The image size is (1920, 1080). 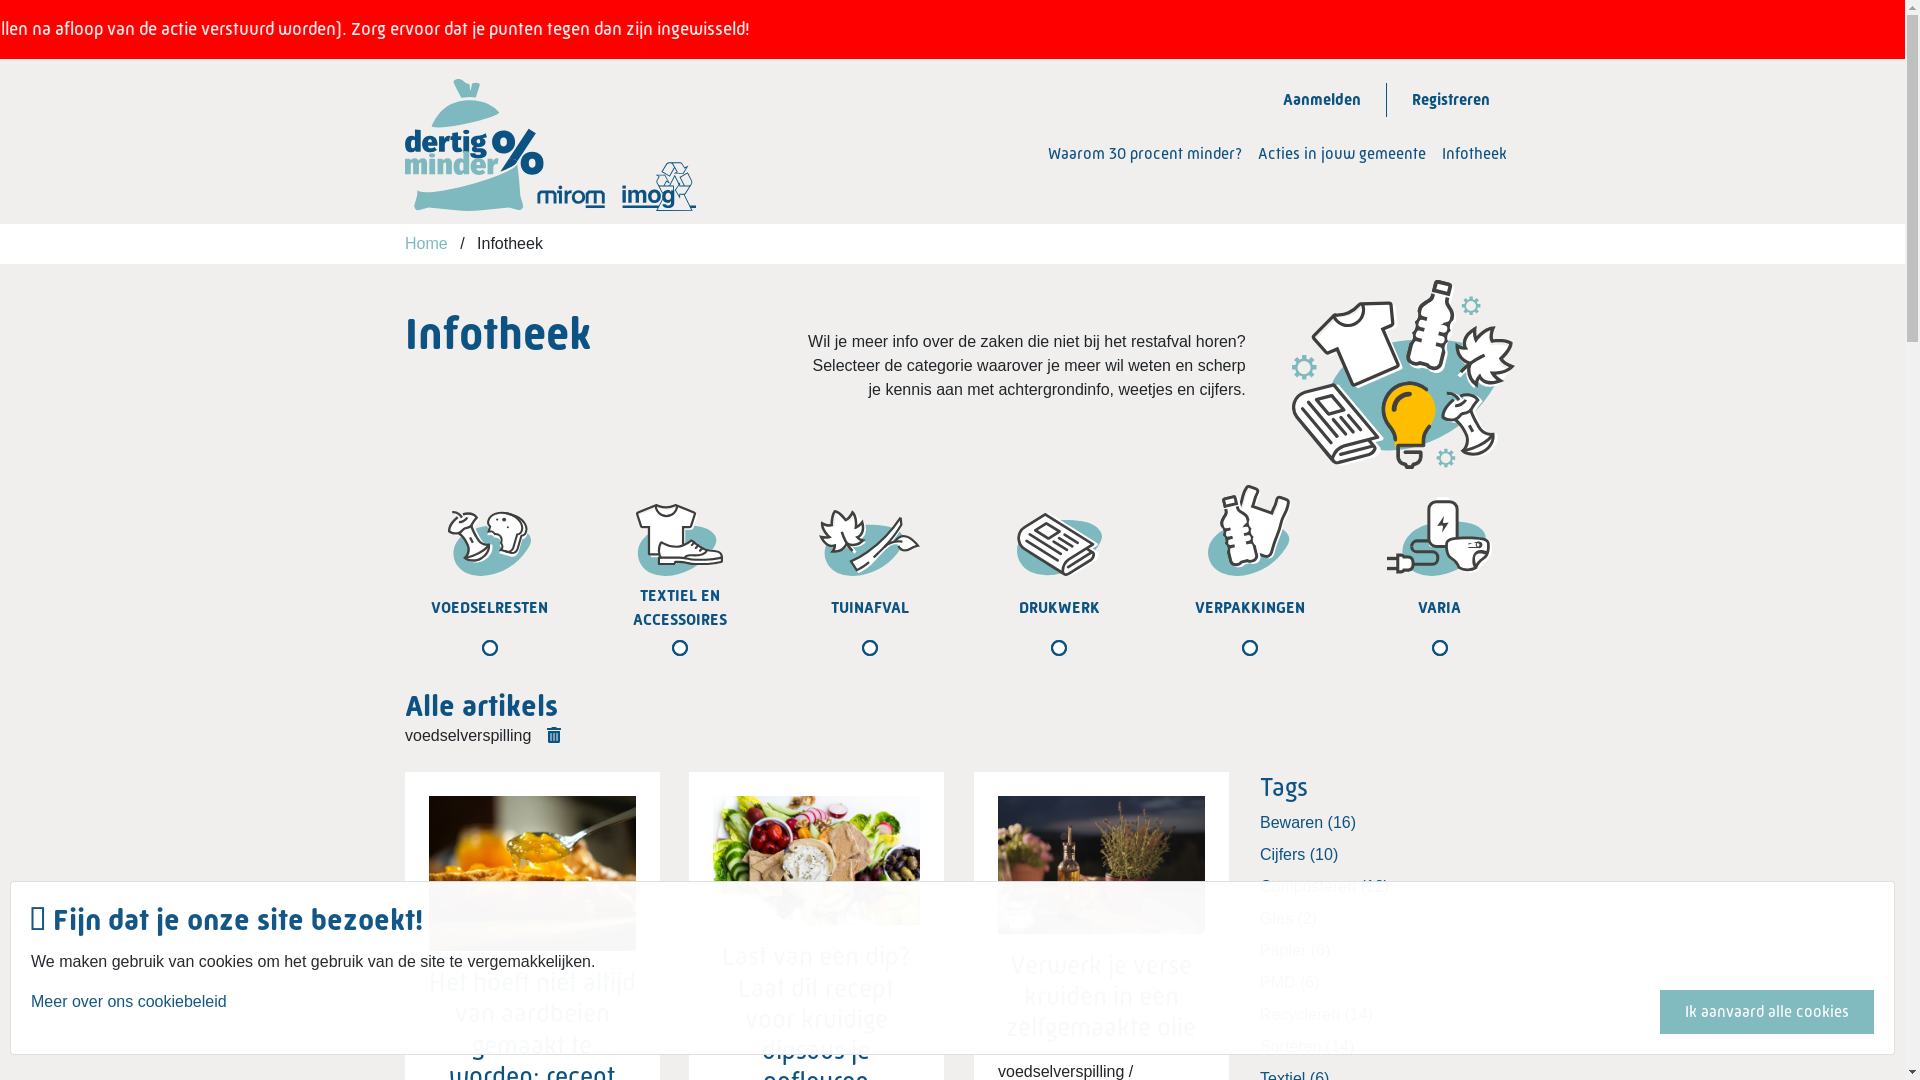 I want to click on 'Recycleren (14)', so click(x=1386, y=1014).